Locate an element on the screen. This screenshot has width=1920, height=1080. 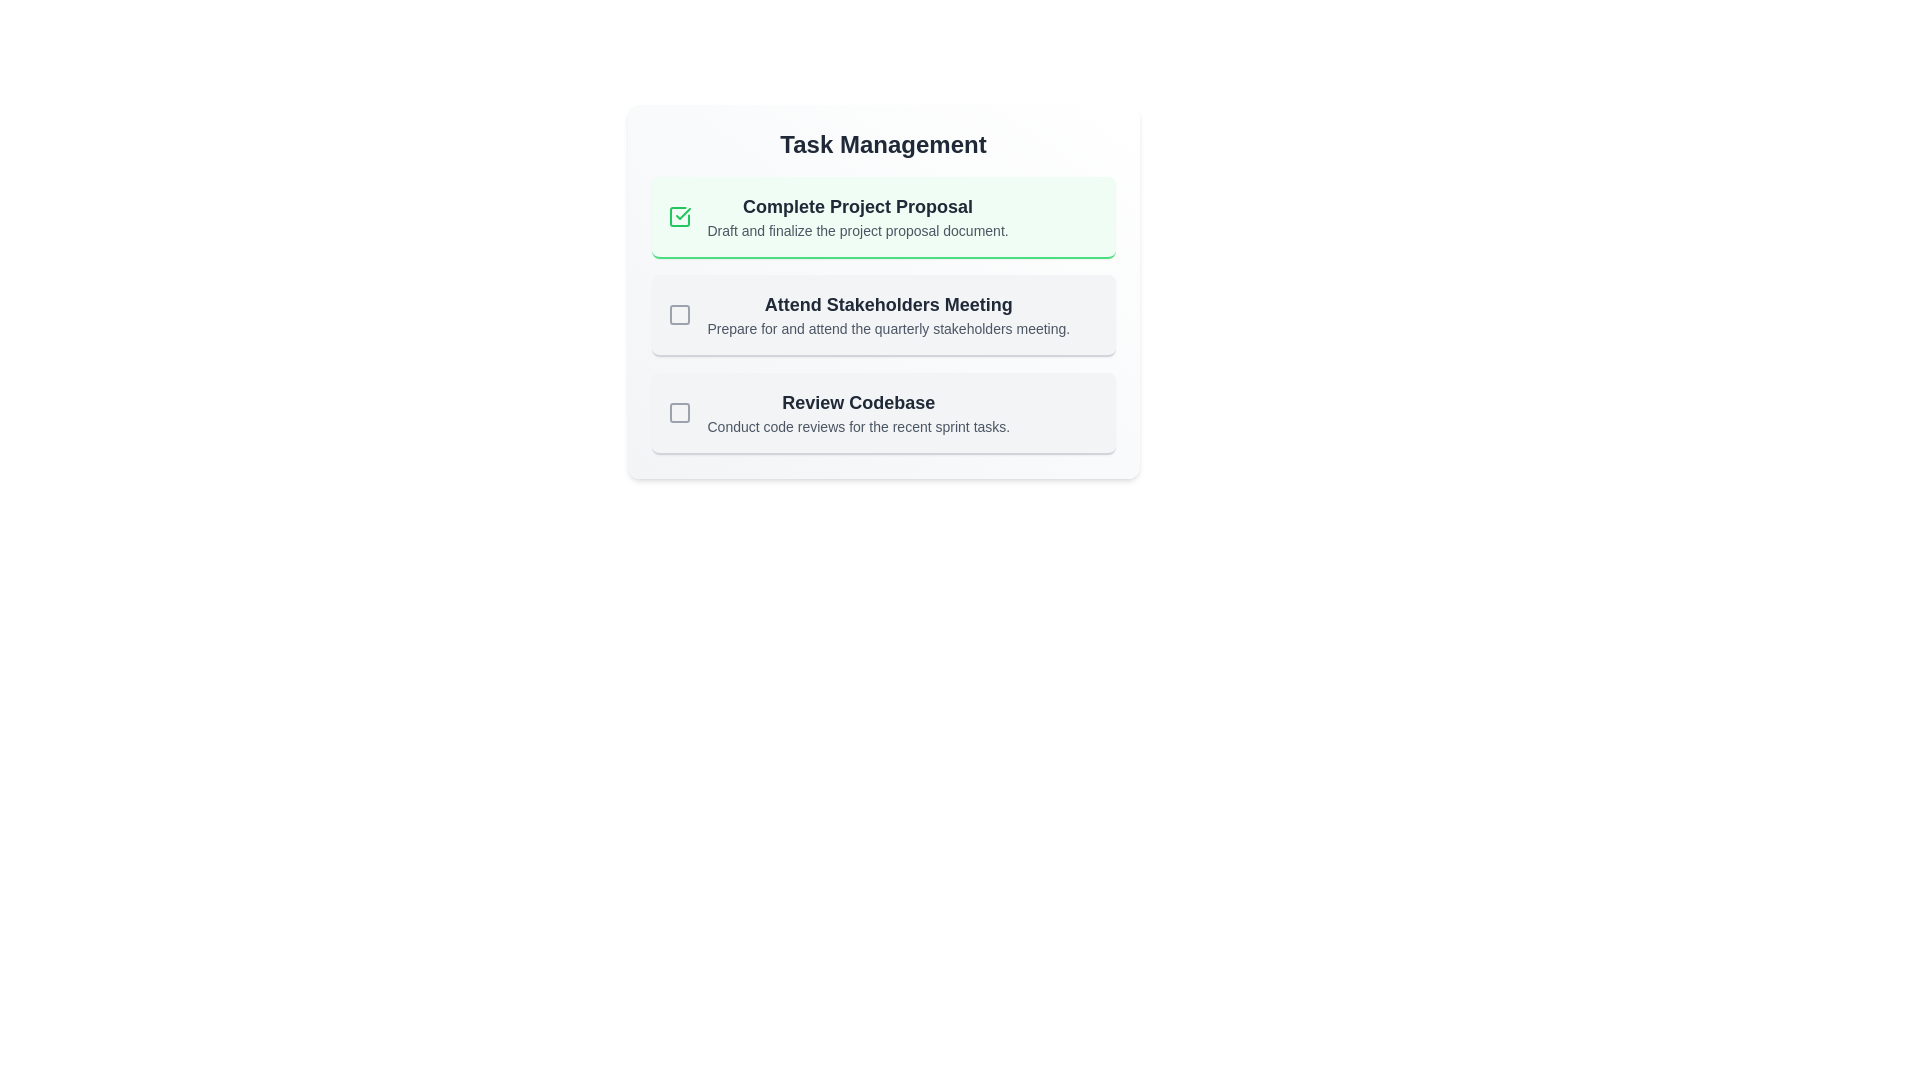
the checked state of the completed task represented by the icon located next to the text 'Complete Project Proposal' is located at coordinates (682, 213).